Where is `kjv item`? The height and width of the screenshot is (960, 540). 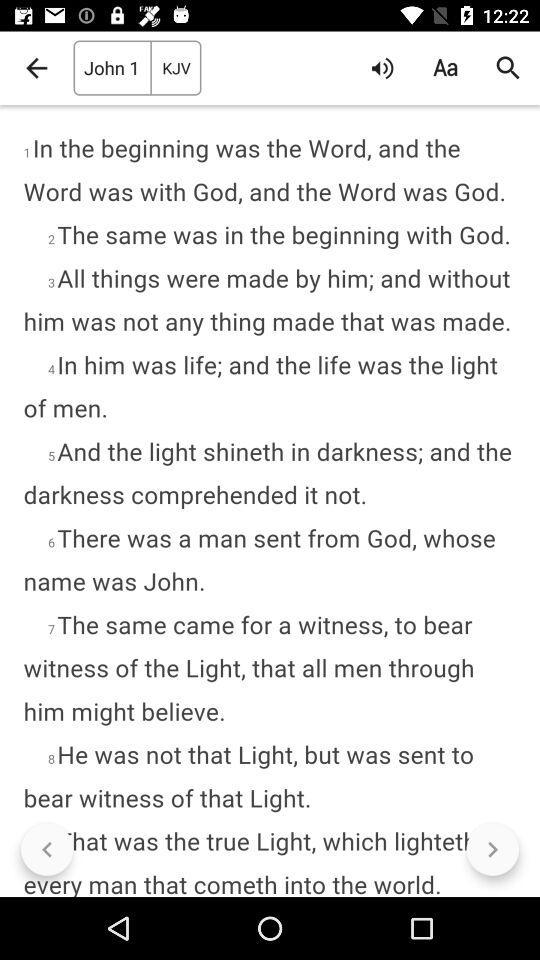 kjv item is located at coordinates (176, 68).